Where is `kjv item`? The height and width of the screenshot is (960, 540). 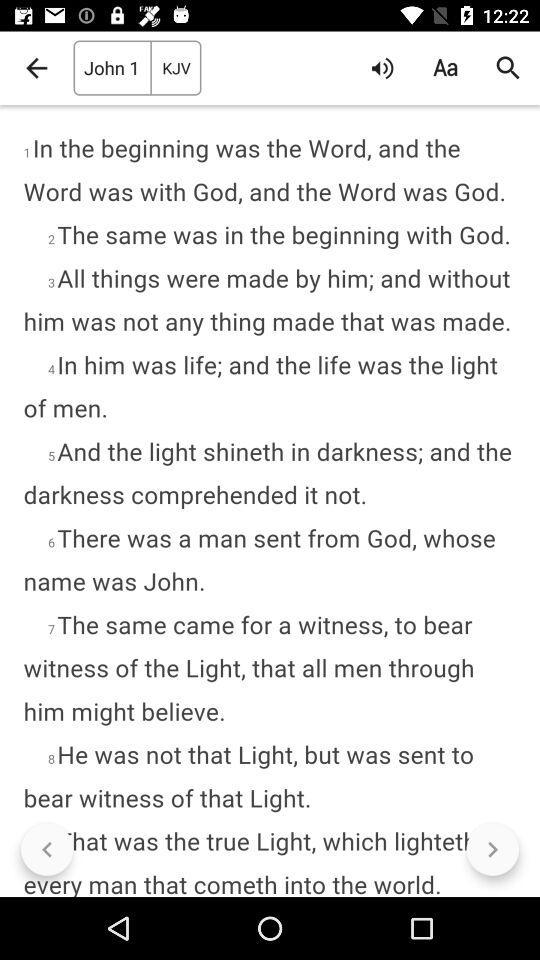 kjv item is located at coordinates (176, 68).